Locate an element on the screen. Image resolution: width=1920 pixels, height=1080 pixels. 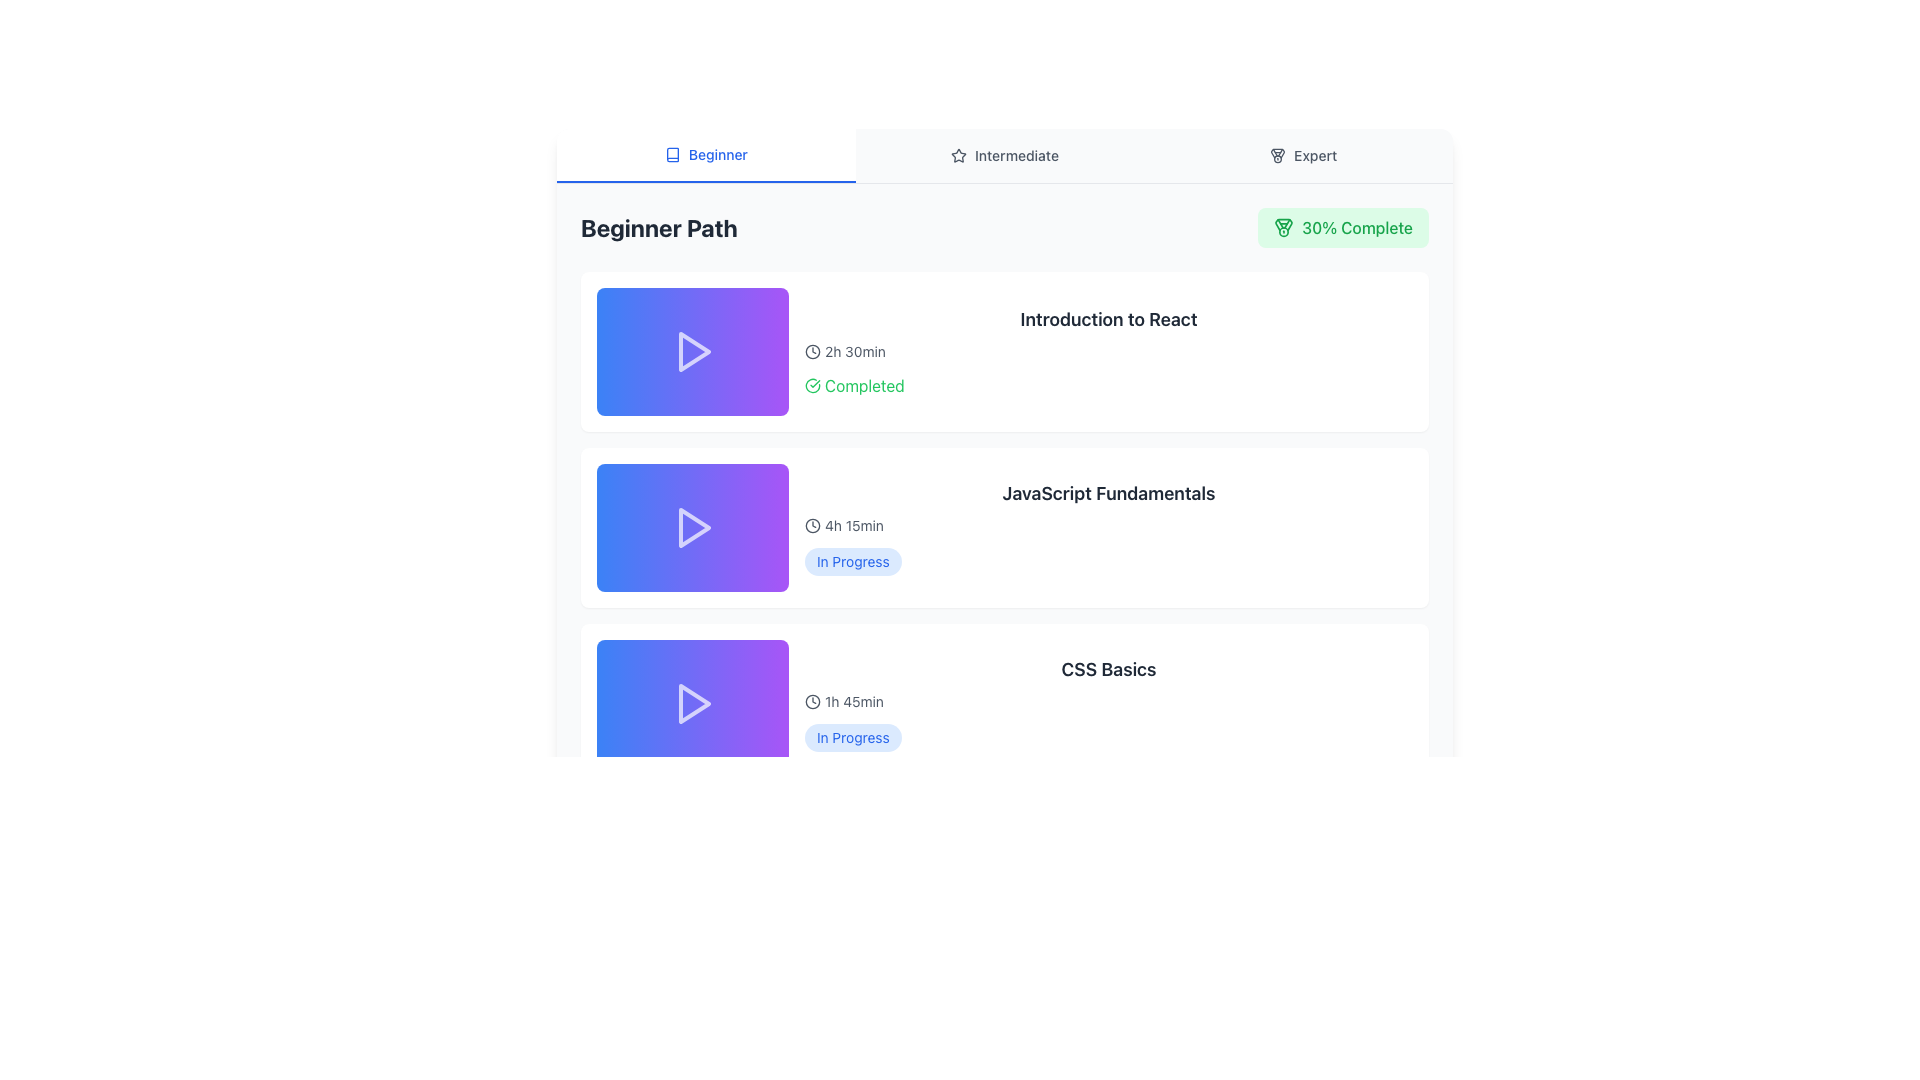
the 'Intermediate' tab in the top navigation bar is located at coordinates (1004, 154).